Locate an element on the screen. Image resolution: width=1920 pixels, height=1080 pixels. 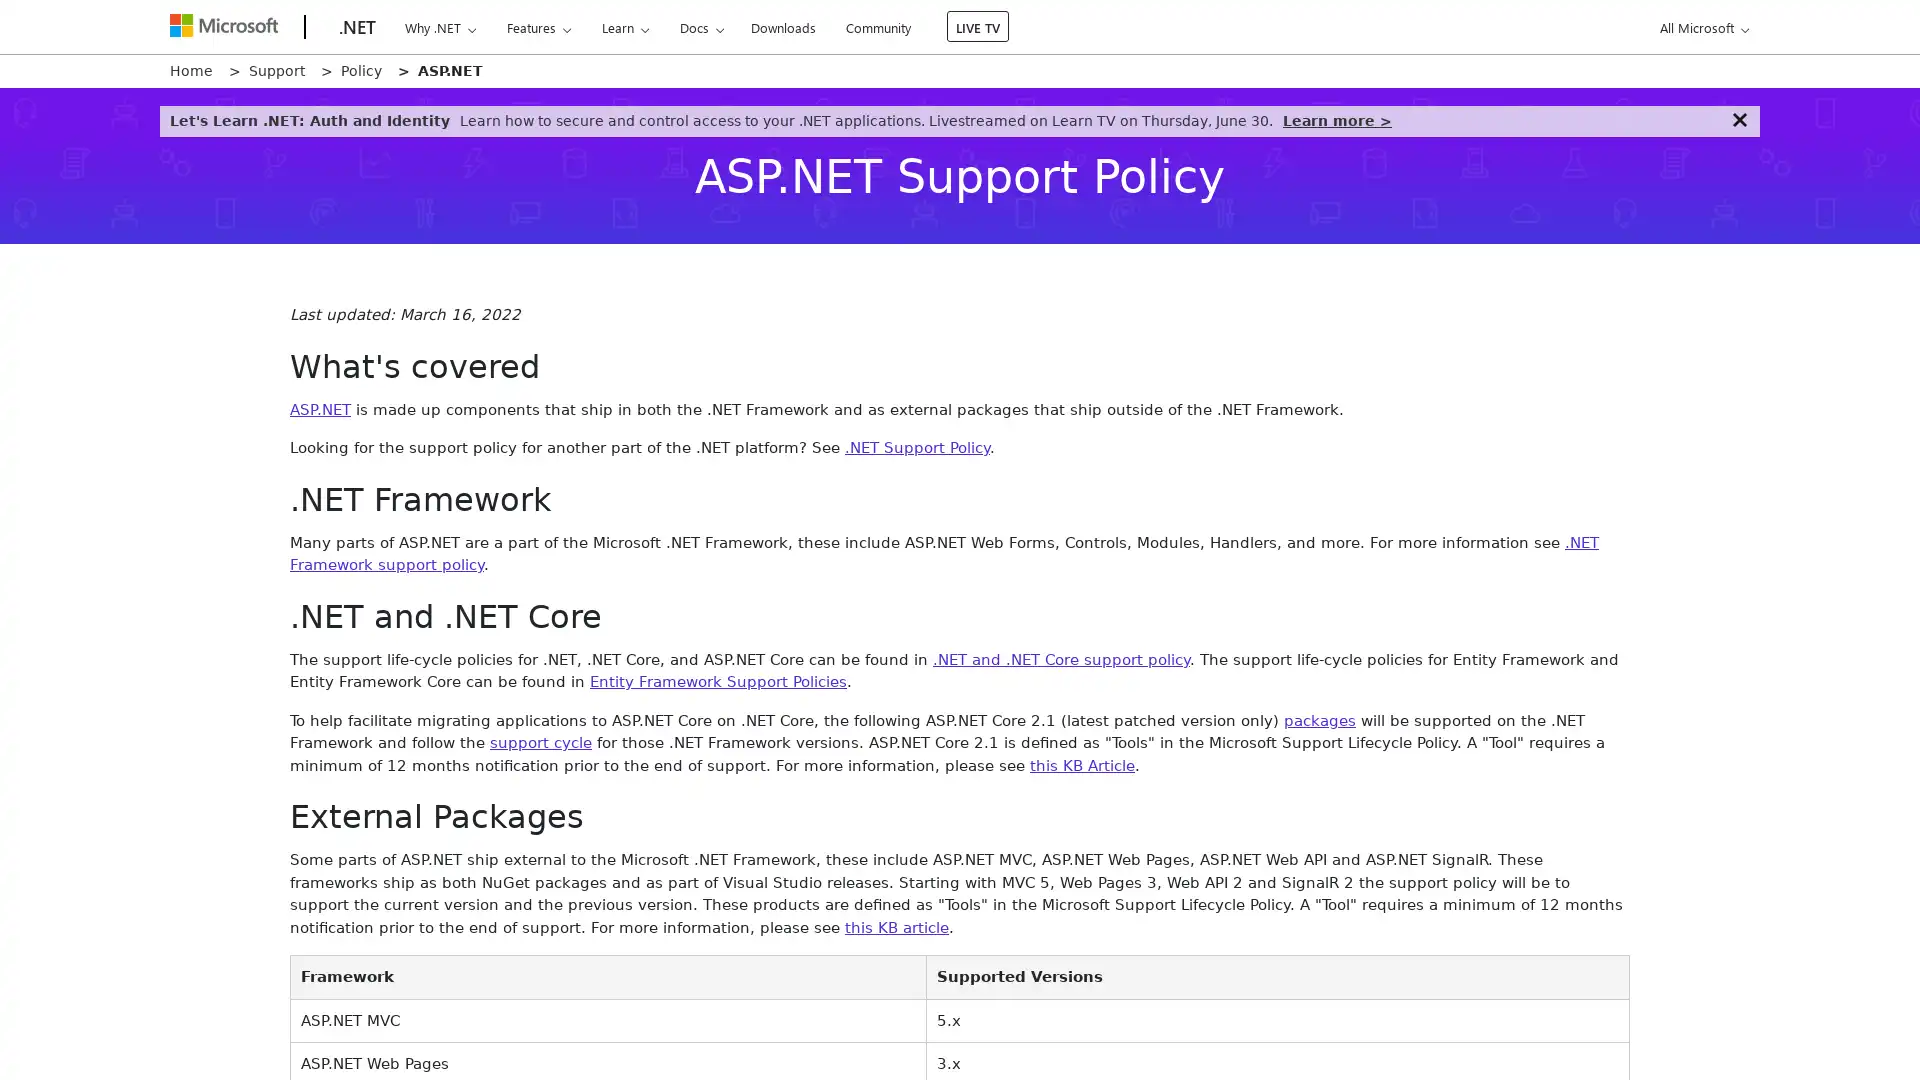
Docs is located at coordinates (701, 27).